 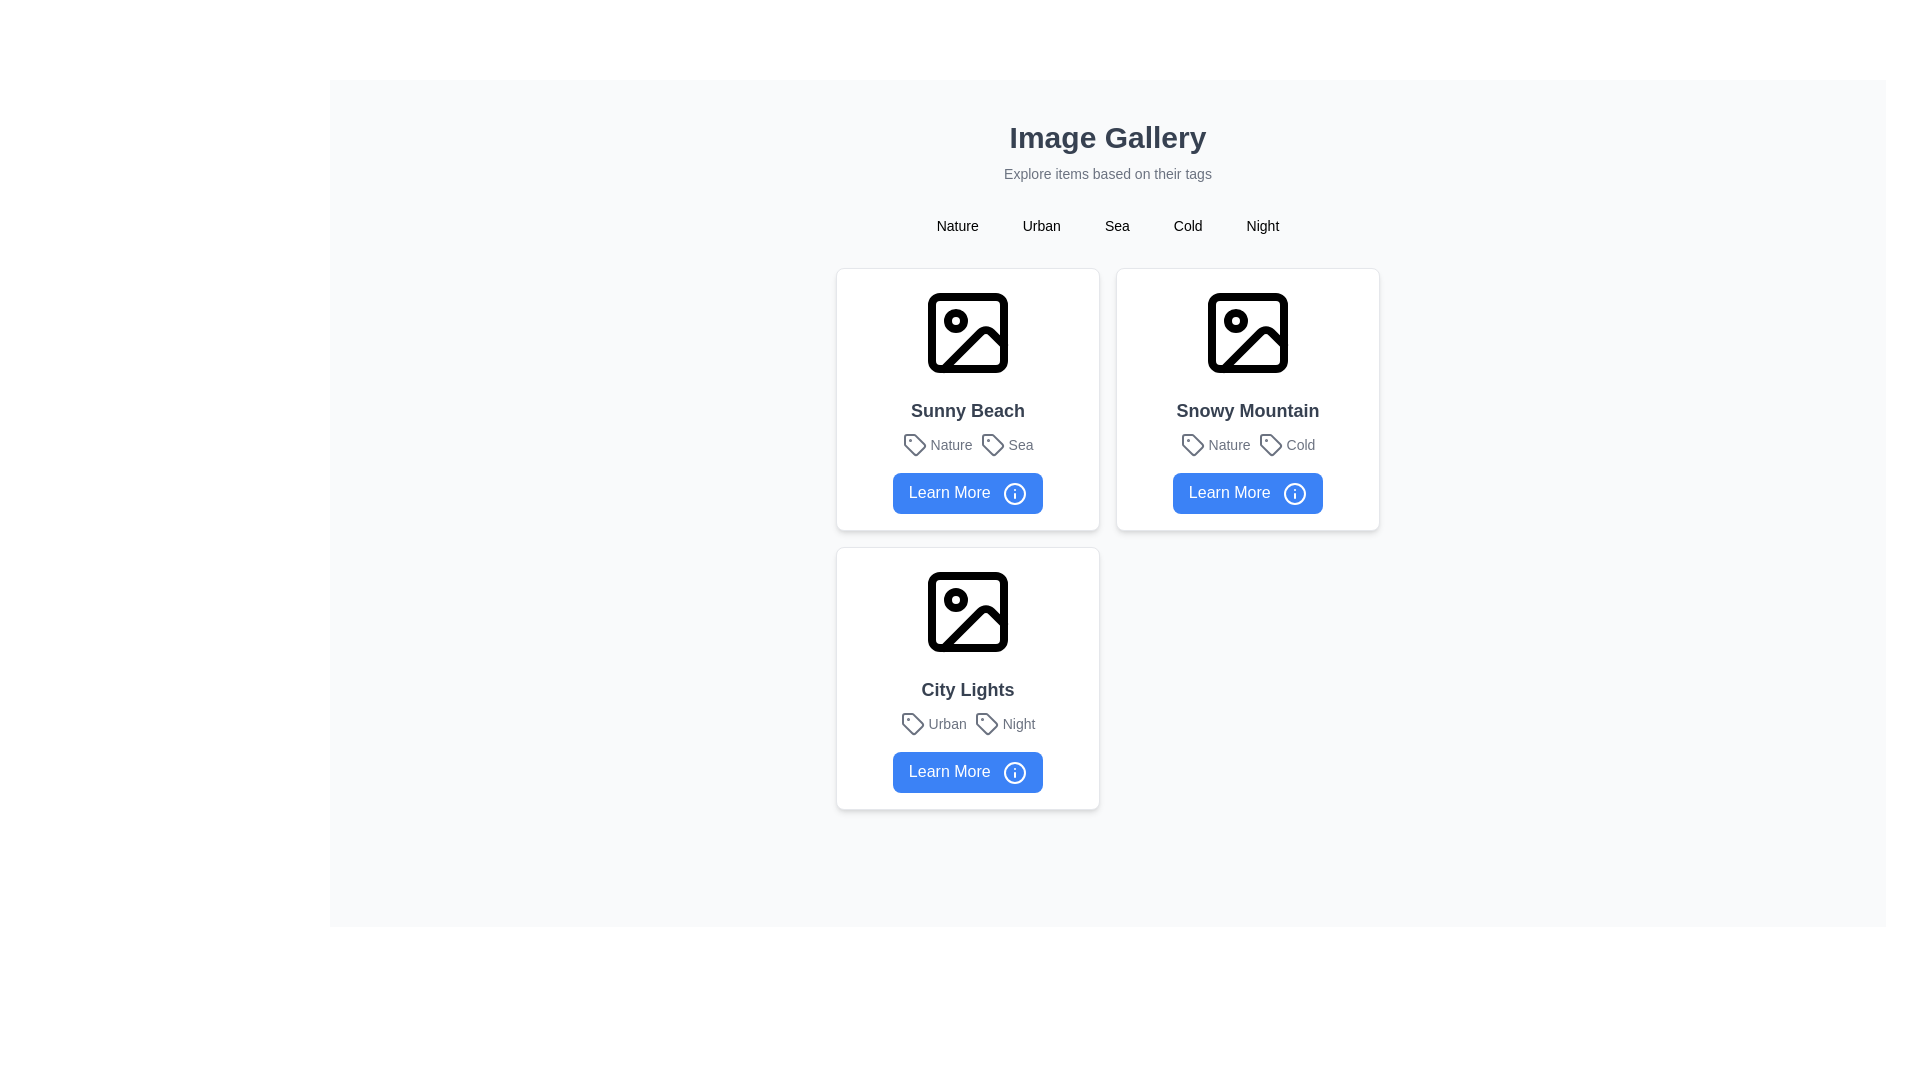 I want to click on Image icon representing an outlined picture with a sun and mountain, located at the top-left corner of the 'Sunny Beach' card, so click(x=968, y=331).